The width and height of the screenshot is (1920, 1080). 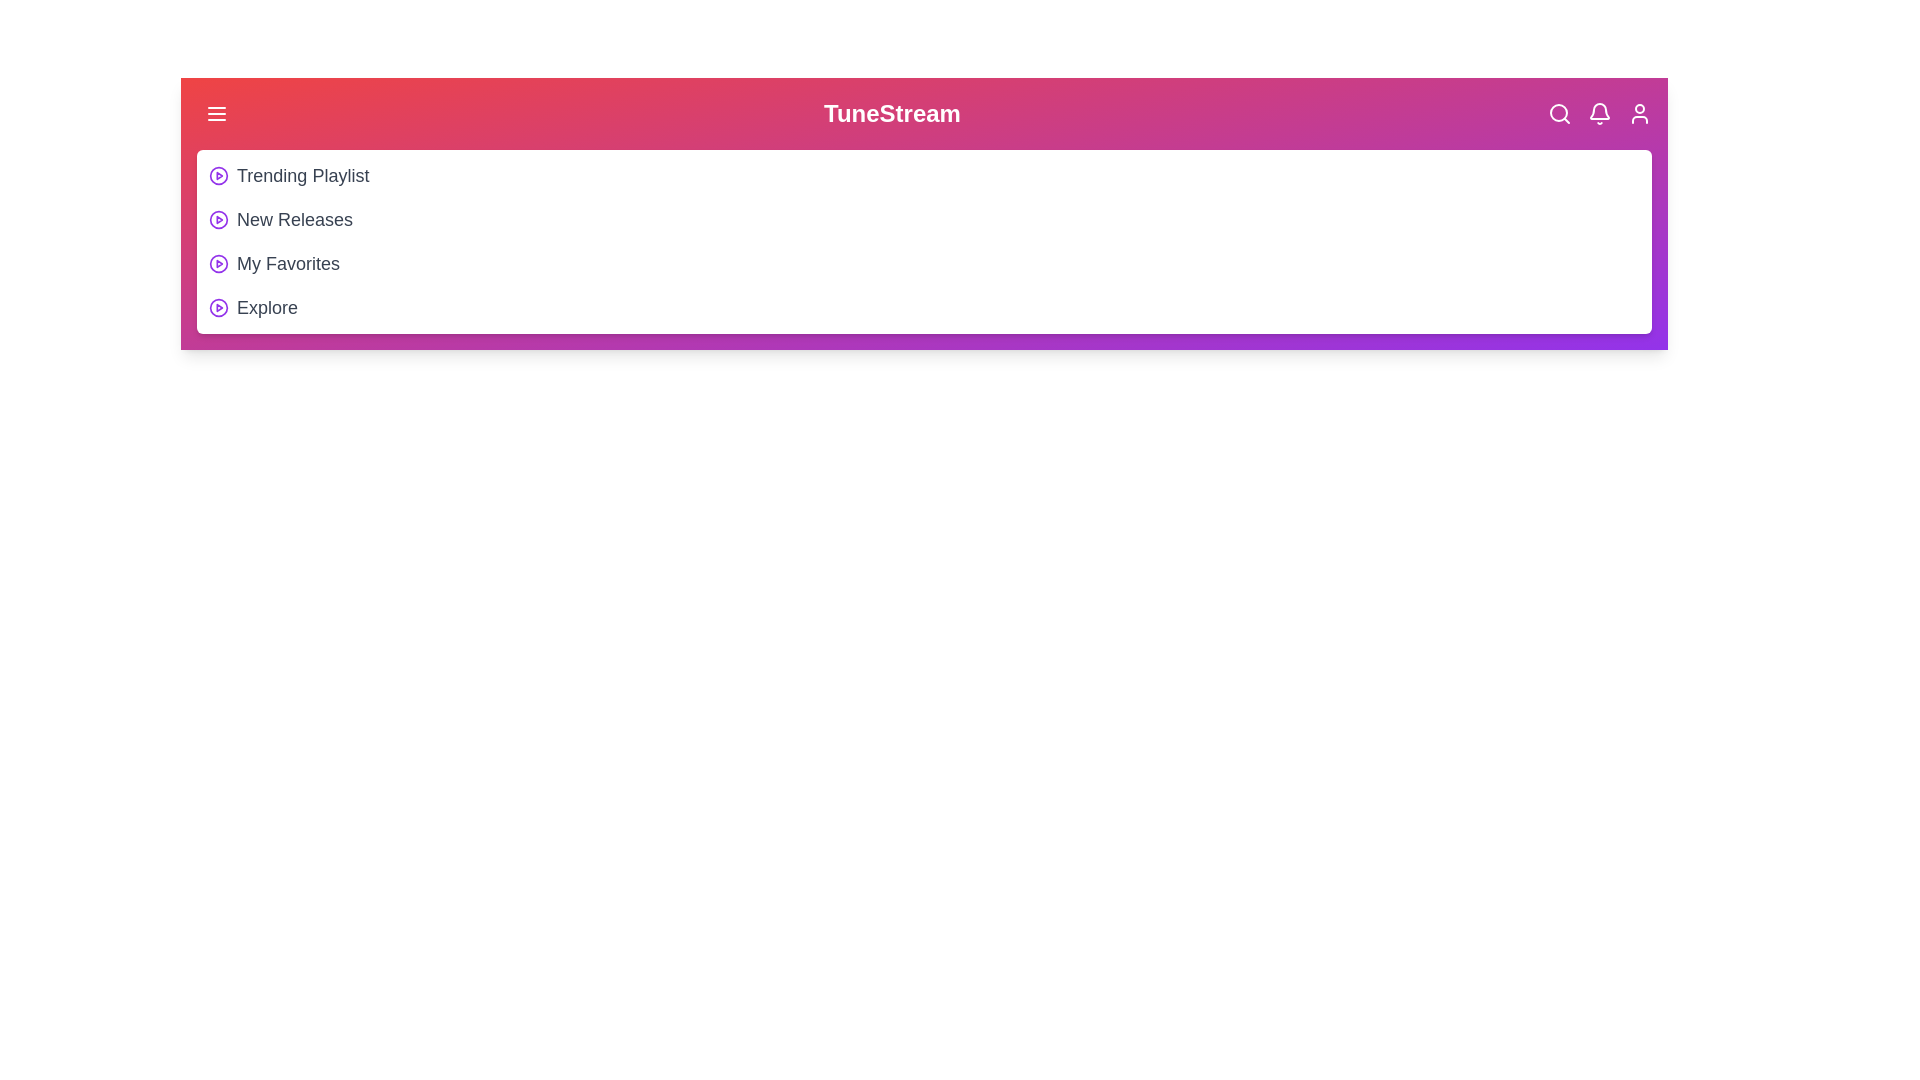 I want to click on the Bell icon in the header, so click(x=1598, y=114).